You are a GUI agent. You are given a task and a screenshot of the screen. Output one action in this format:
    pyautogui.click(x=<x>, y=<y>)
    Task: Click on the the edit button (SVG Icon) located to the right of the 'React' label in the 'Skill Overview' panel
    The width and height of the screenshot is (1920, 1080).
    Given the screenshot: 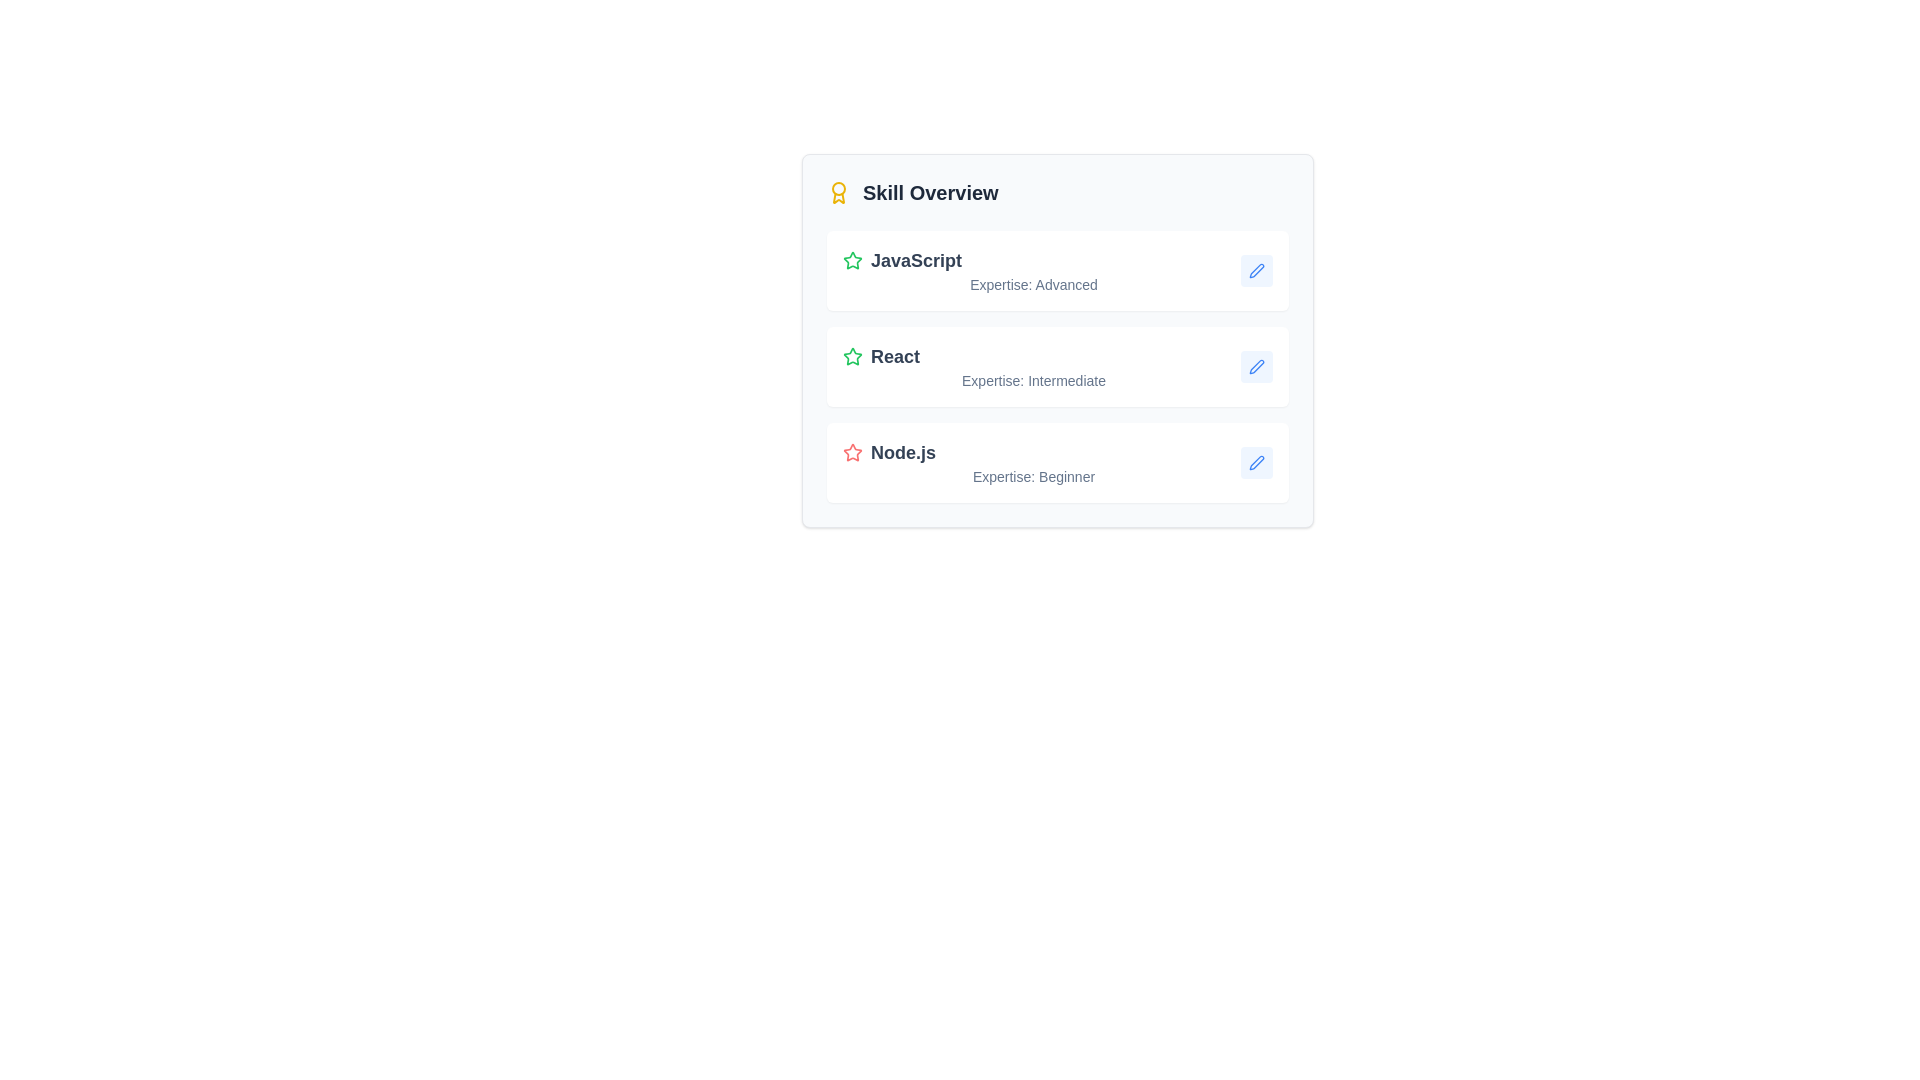 What is the action you would take?
    pyautogui.click(x=1256, y=366)
    